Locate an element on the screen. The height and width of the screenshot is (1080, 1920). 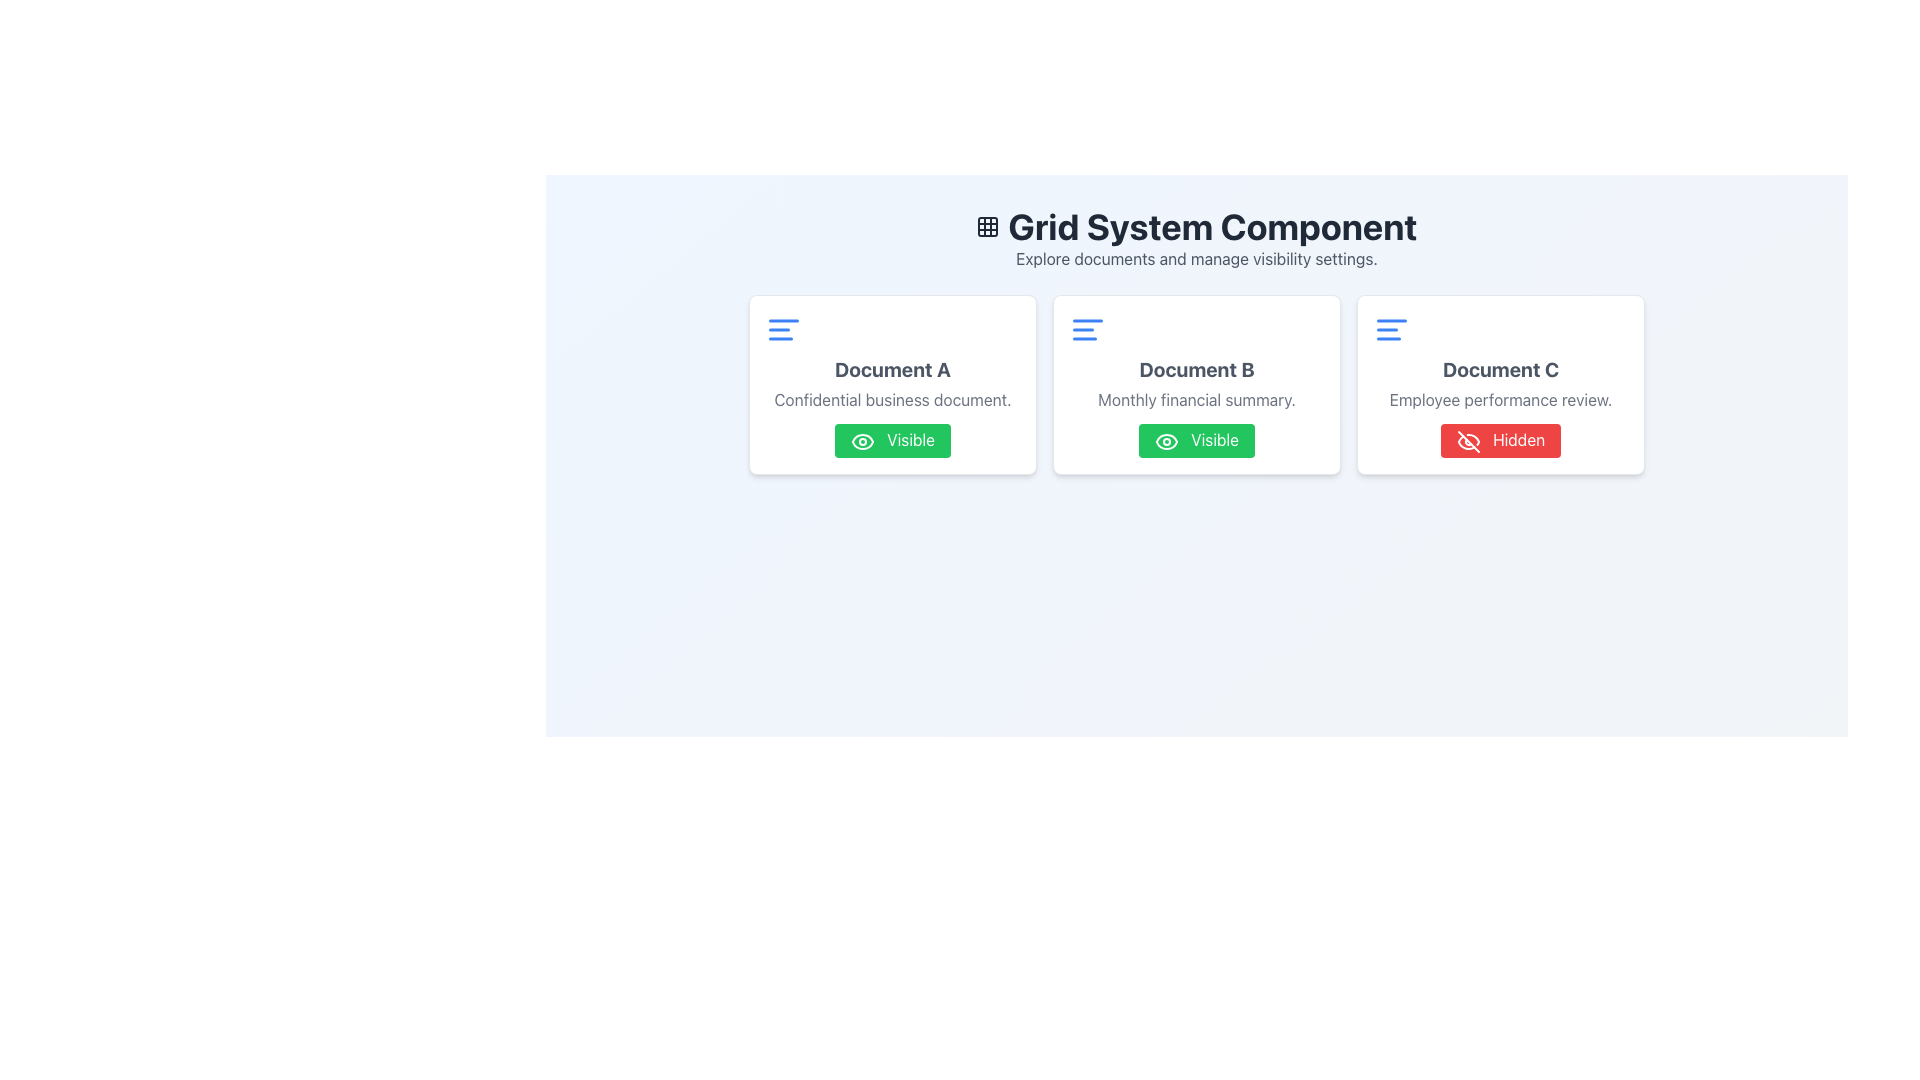
the icon resembling a stack of horizontal lines, styled with blue color, located is located at coordinates (1391, 329).